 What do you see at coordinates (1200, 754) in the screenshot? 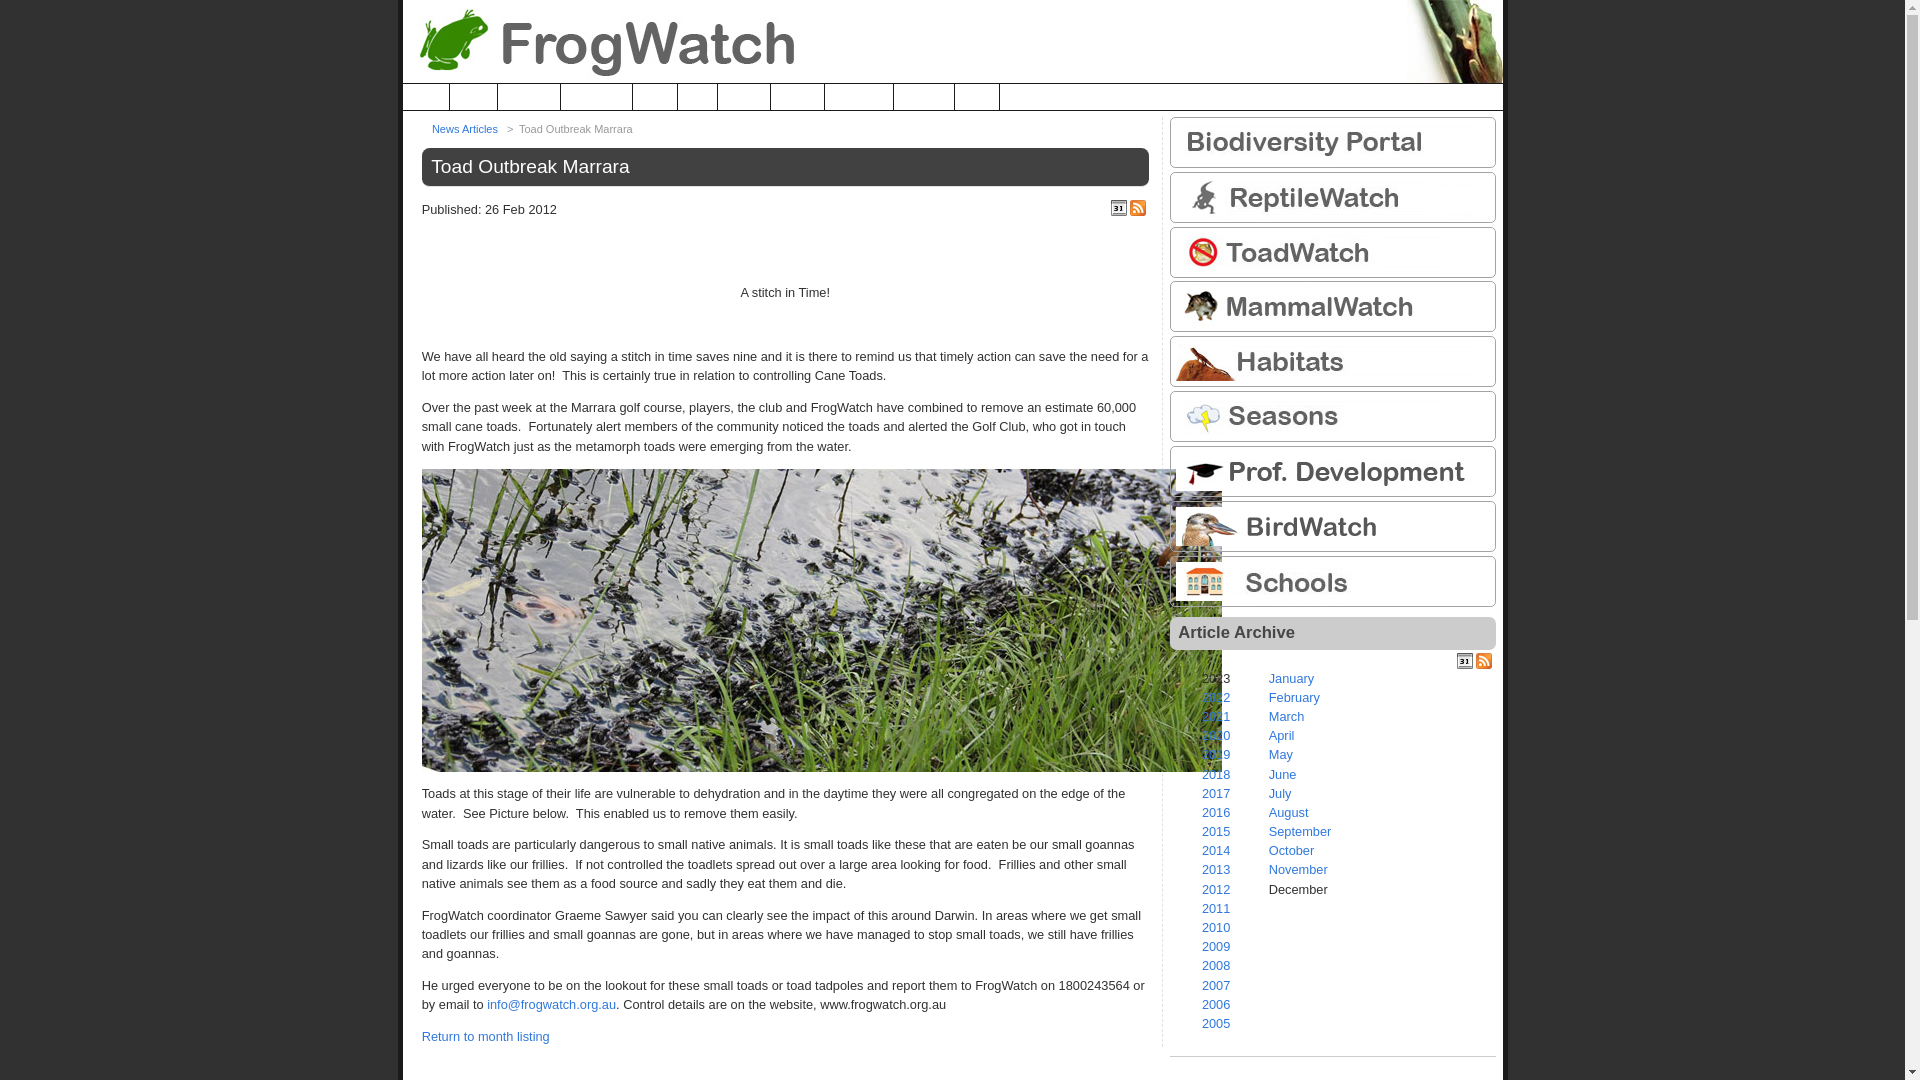
I see `'2019'` at bounding box center [1200, 754].